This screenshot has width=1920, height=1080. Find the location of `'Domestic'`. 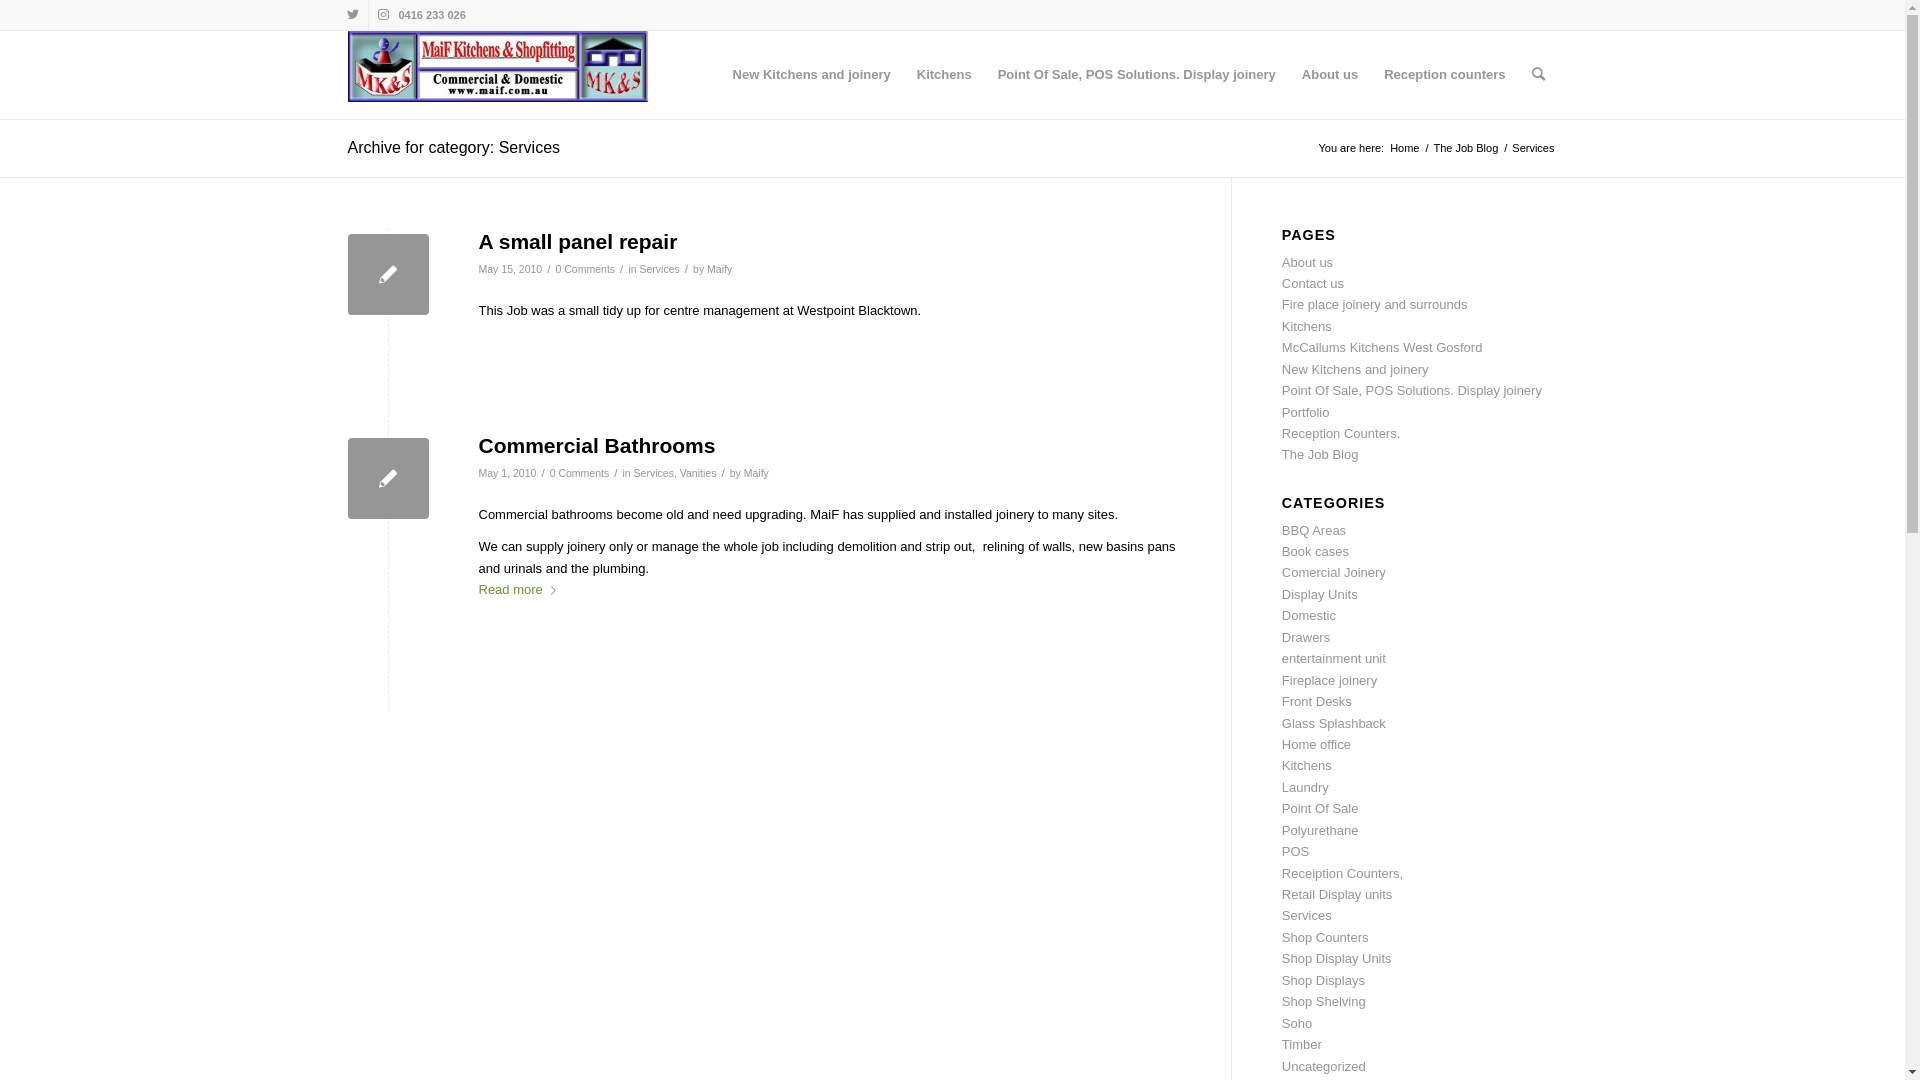

'Domestic' is located at coordinates (1281, 614).